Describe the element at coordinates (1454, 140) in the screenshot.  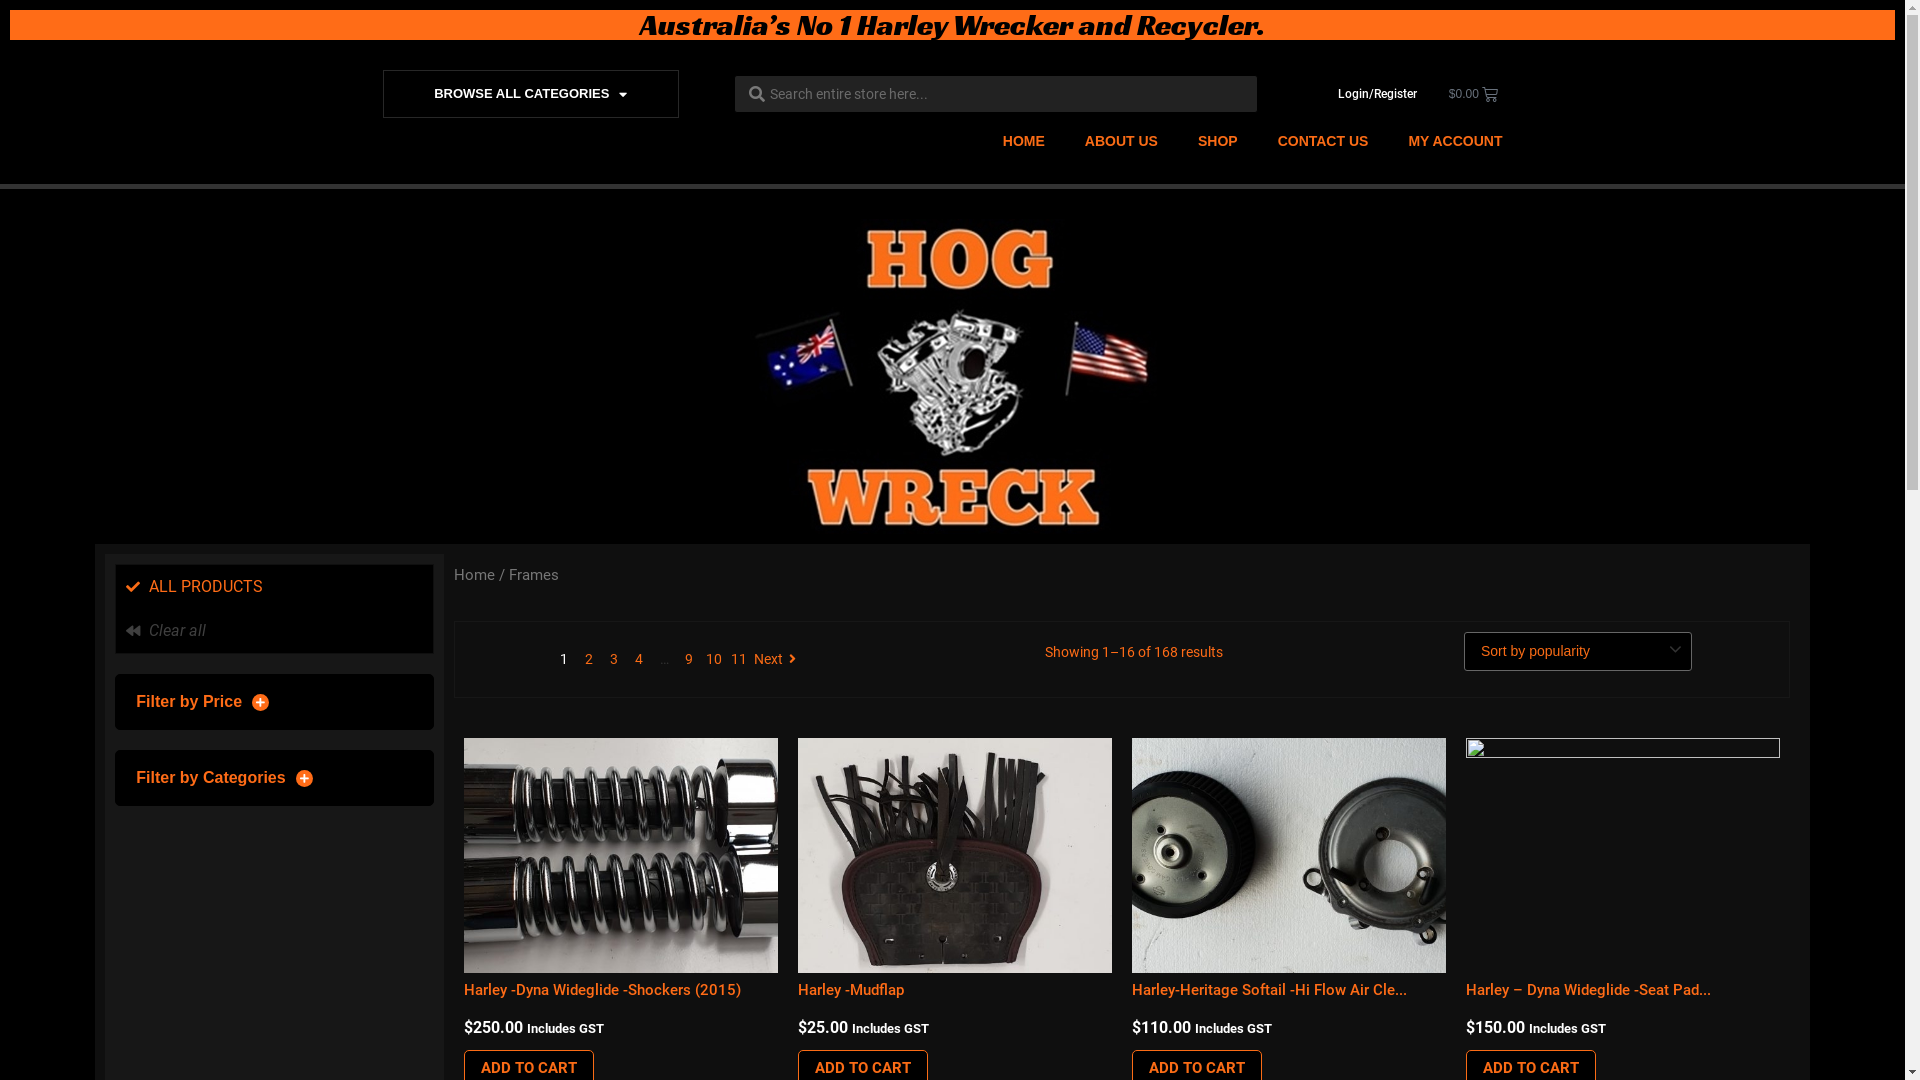
I see `'MY ACCOUNT'` at that location.